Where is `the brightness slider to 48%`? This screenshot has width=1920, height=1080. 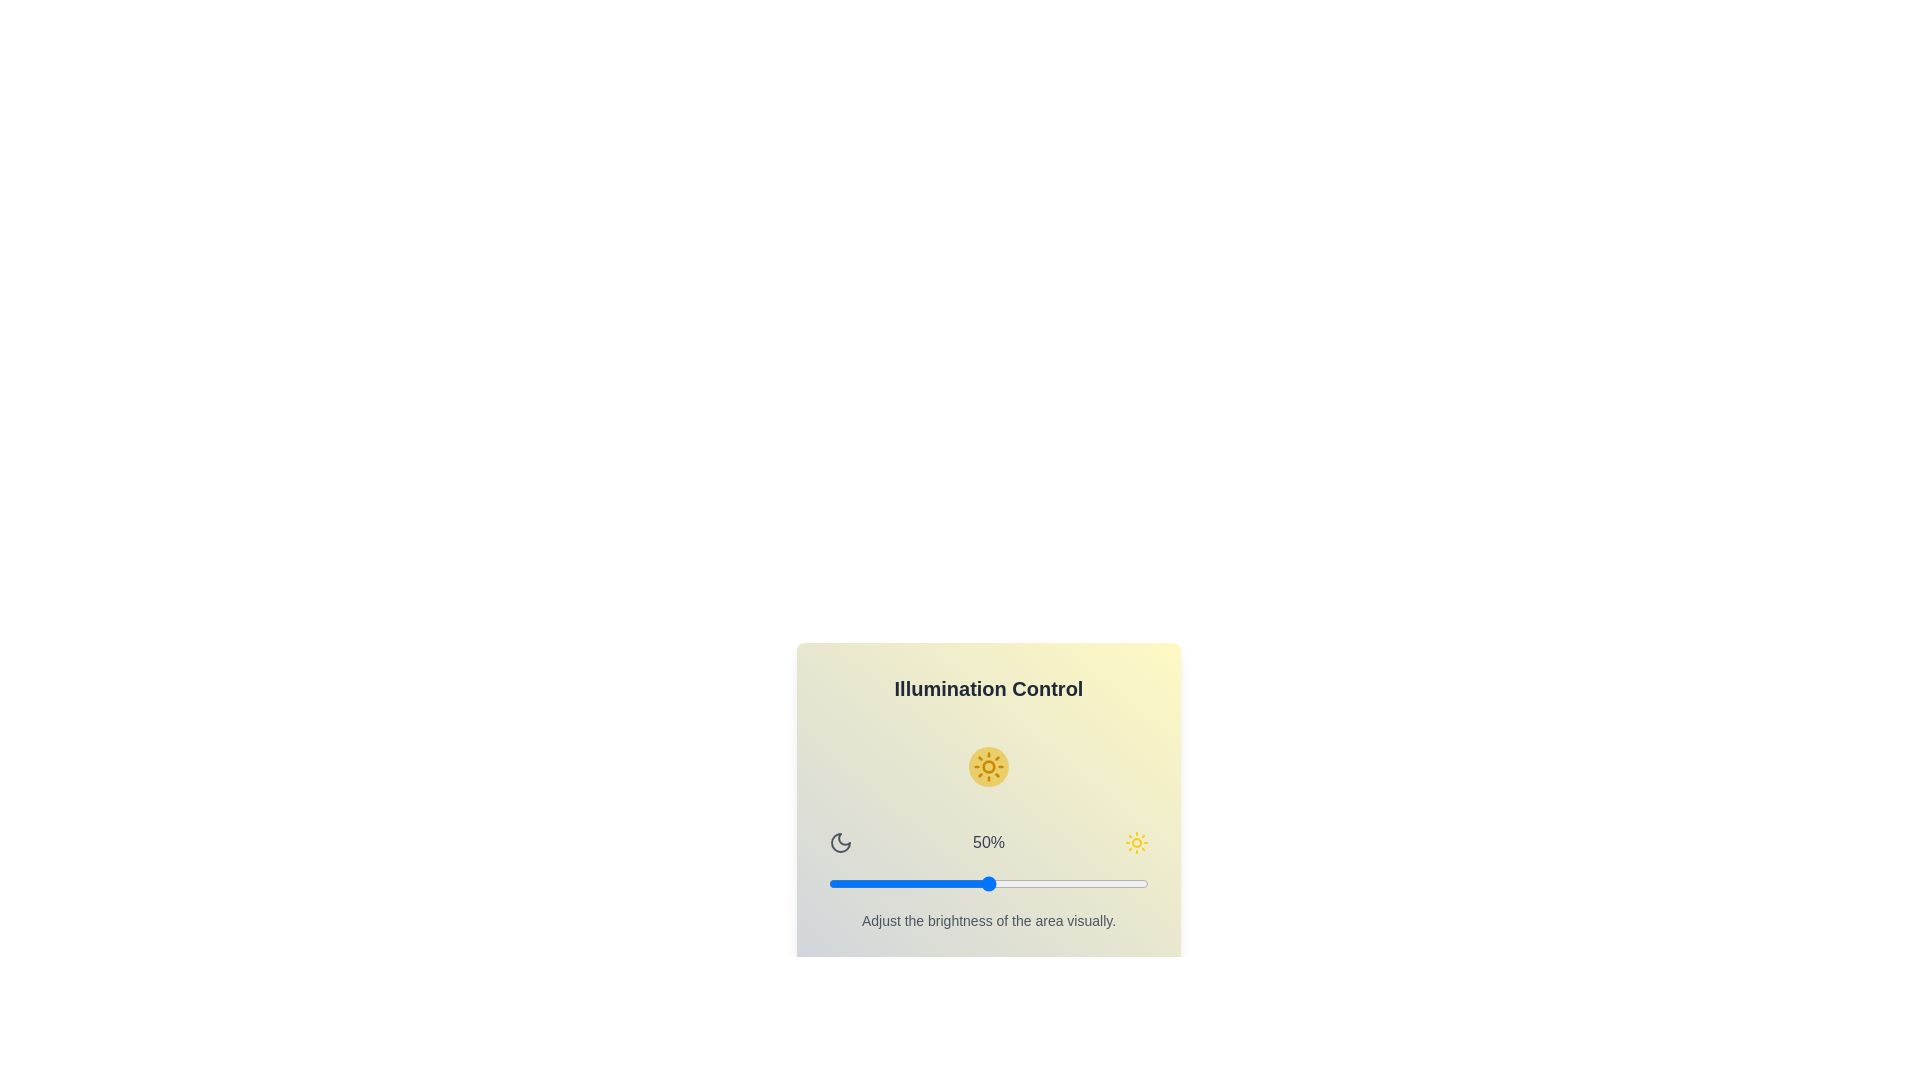 the brightness slider to 48% is located at coordinates (982, 882).